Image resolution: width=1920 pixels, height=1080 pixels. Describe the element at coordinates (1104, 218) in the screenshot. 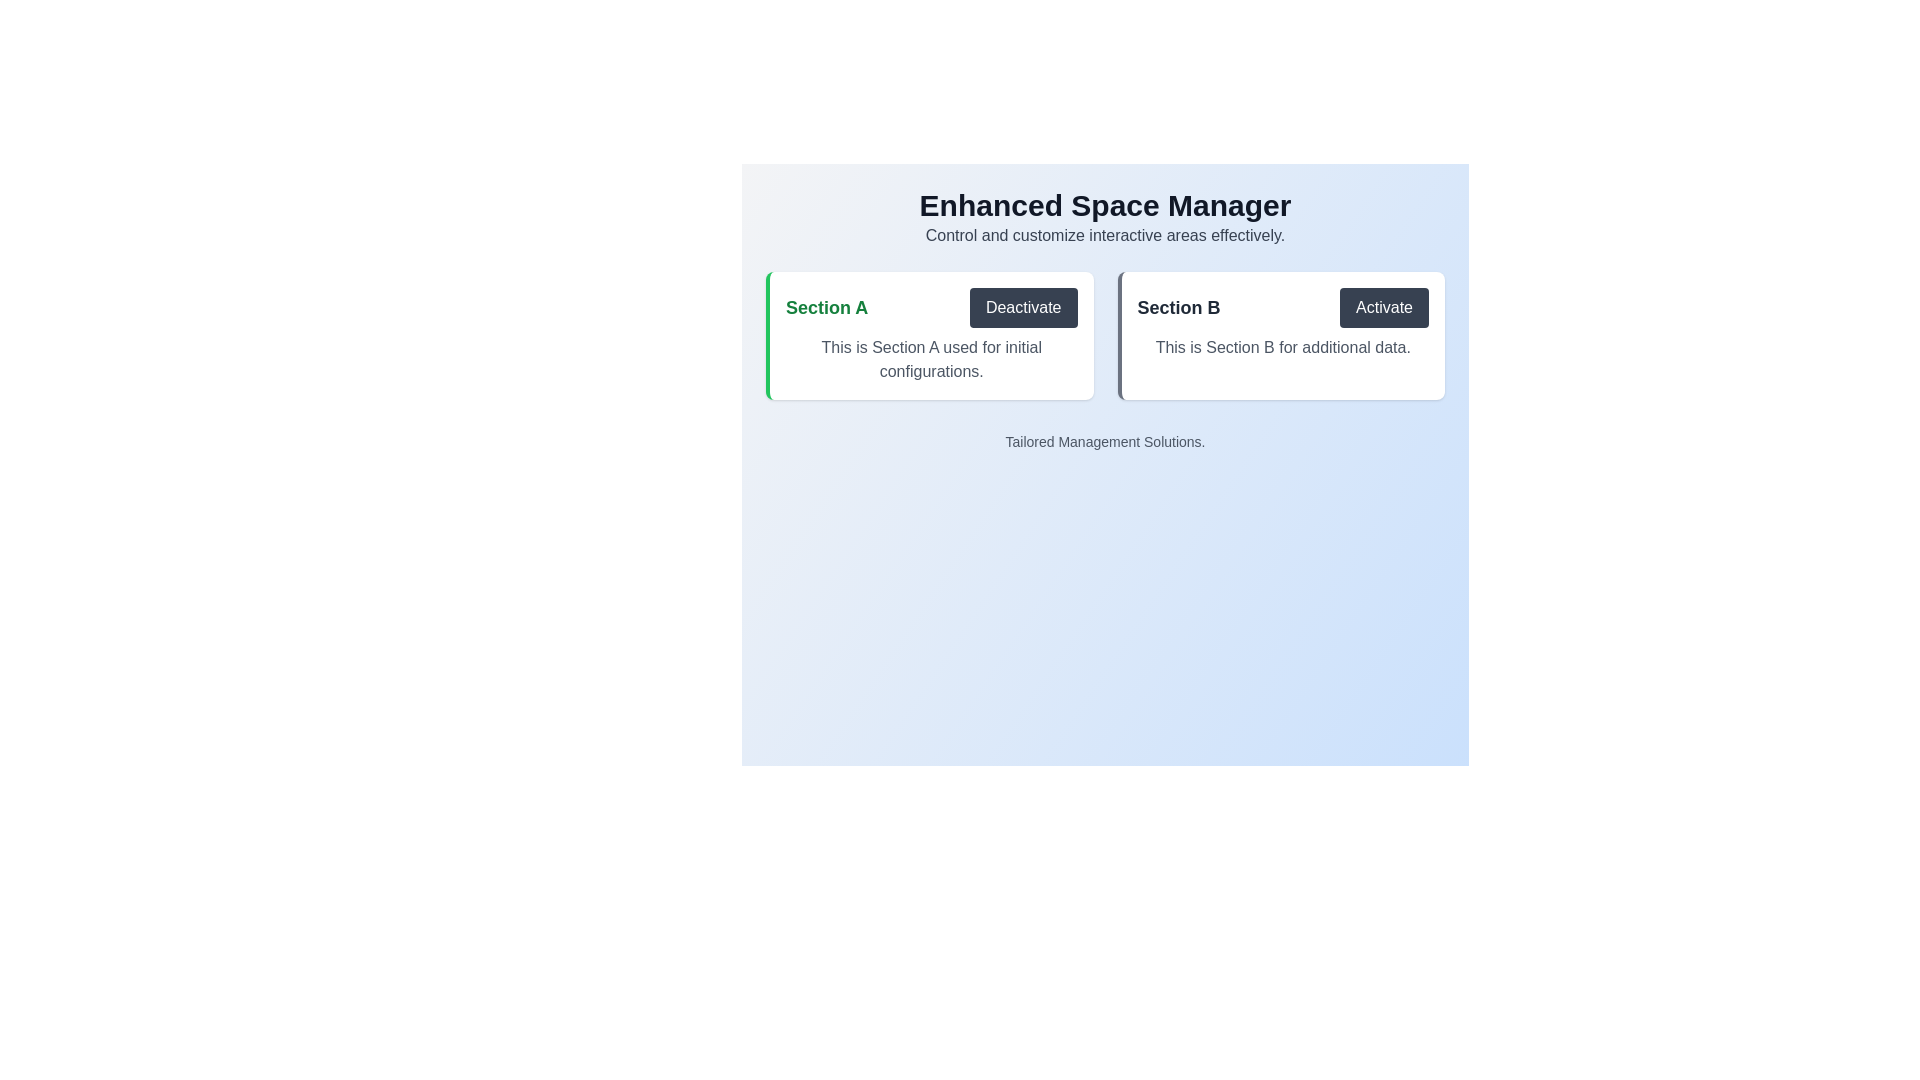

I see `the Text block with heading and subtitle, which serves as an introductory component for the interface's main functionality` at that location.